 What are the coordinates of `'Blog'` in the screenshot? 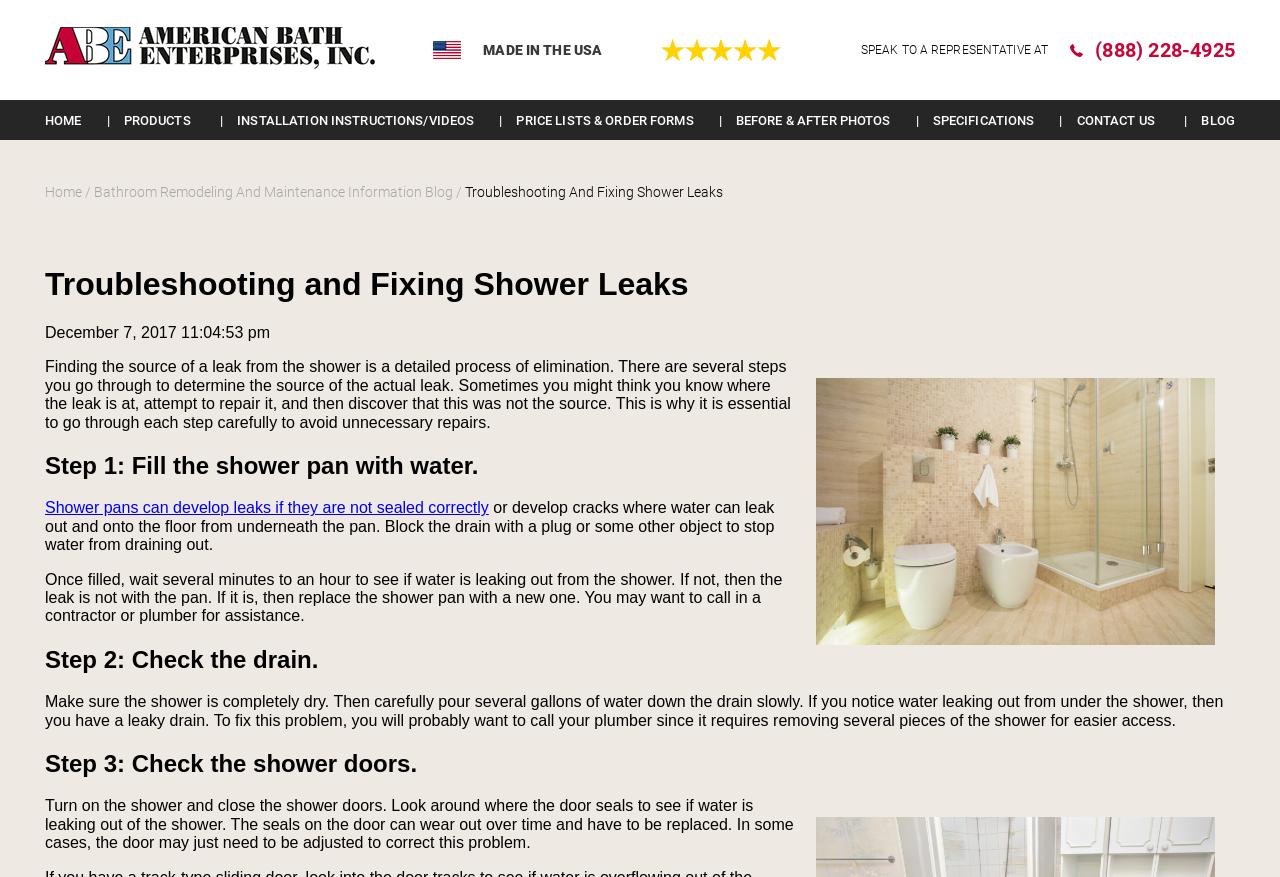 It's located at (1216, 119).